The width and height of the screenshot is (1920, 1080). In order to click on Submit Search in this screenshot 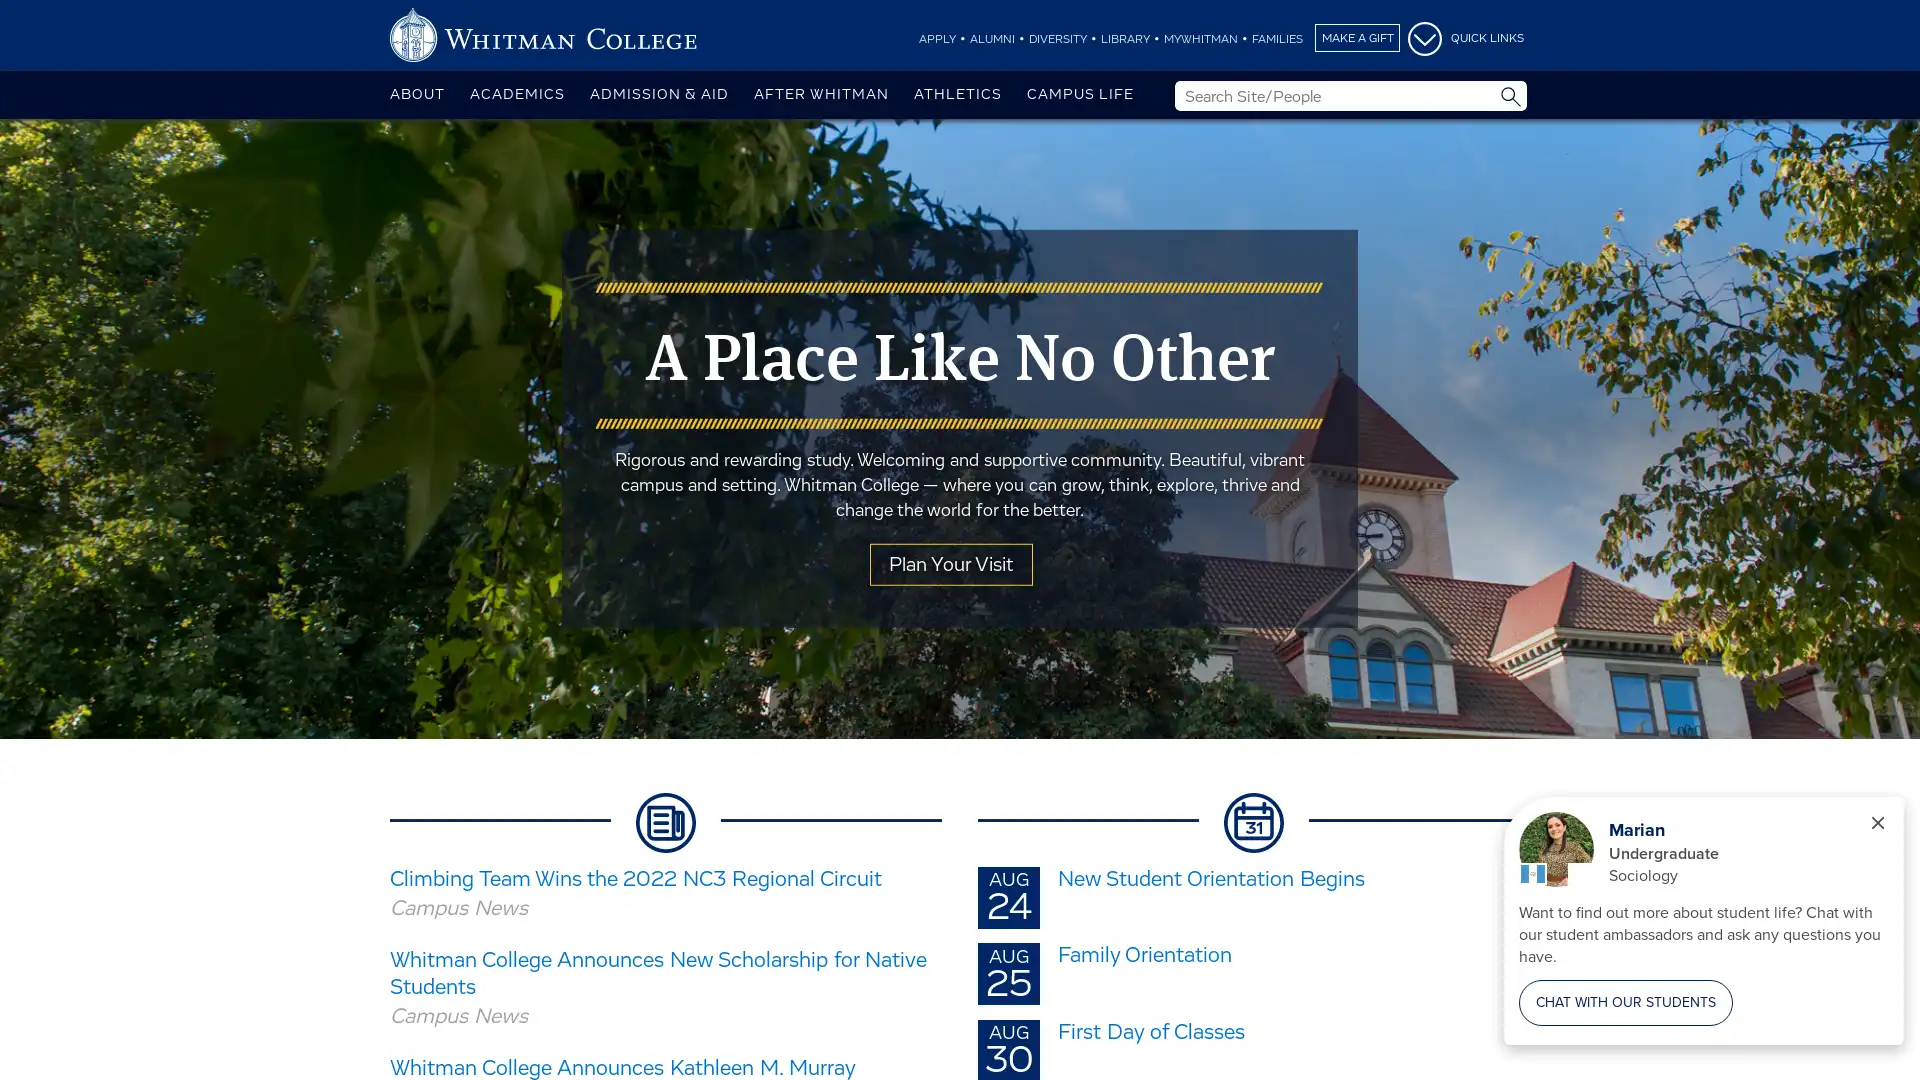, I will do `click(1511, 95)`.